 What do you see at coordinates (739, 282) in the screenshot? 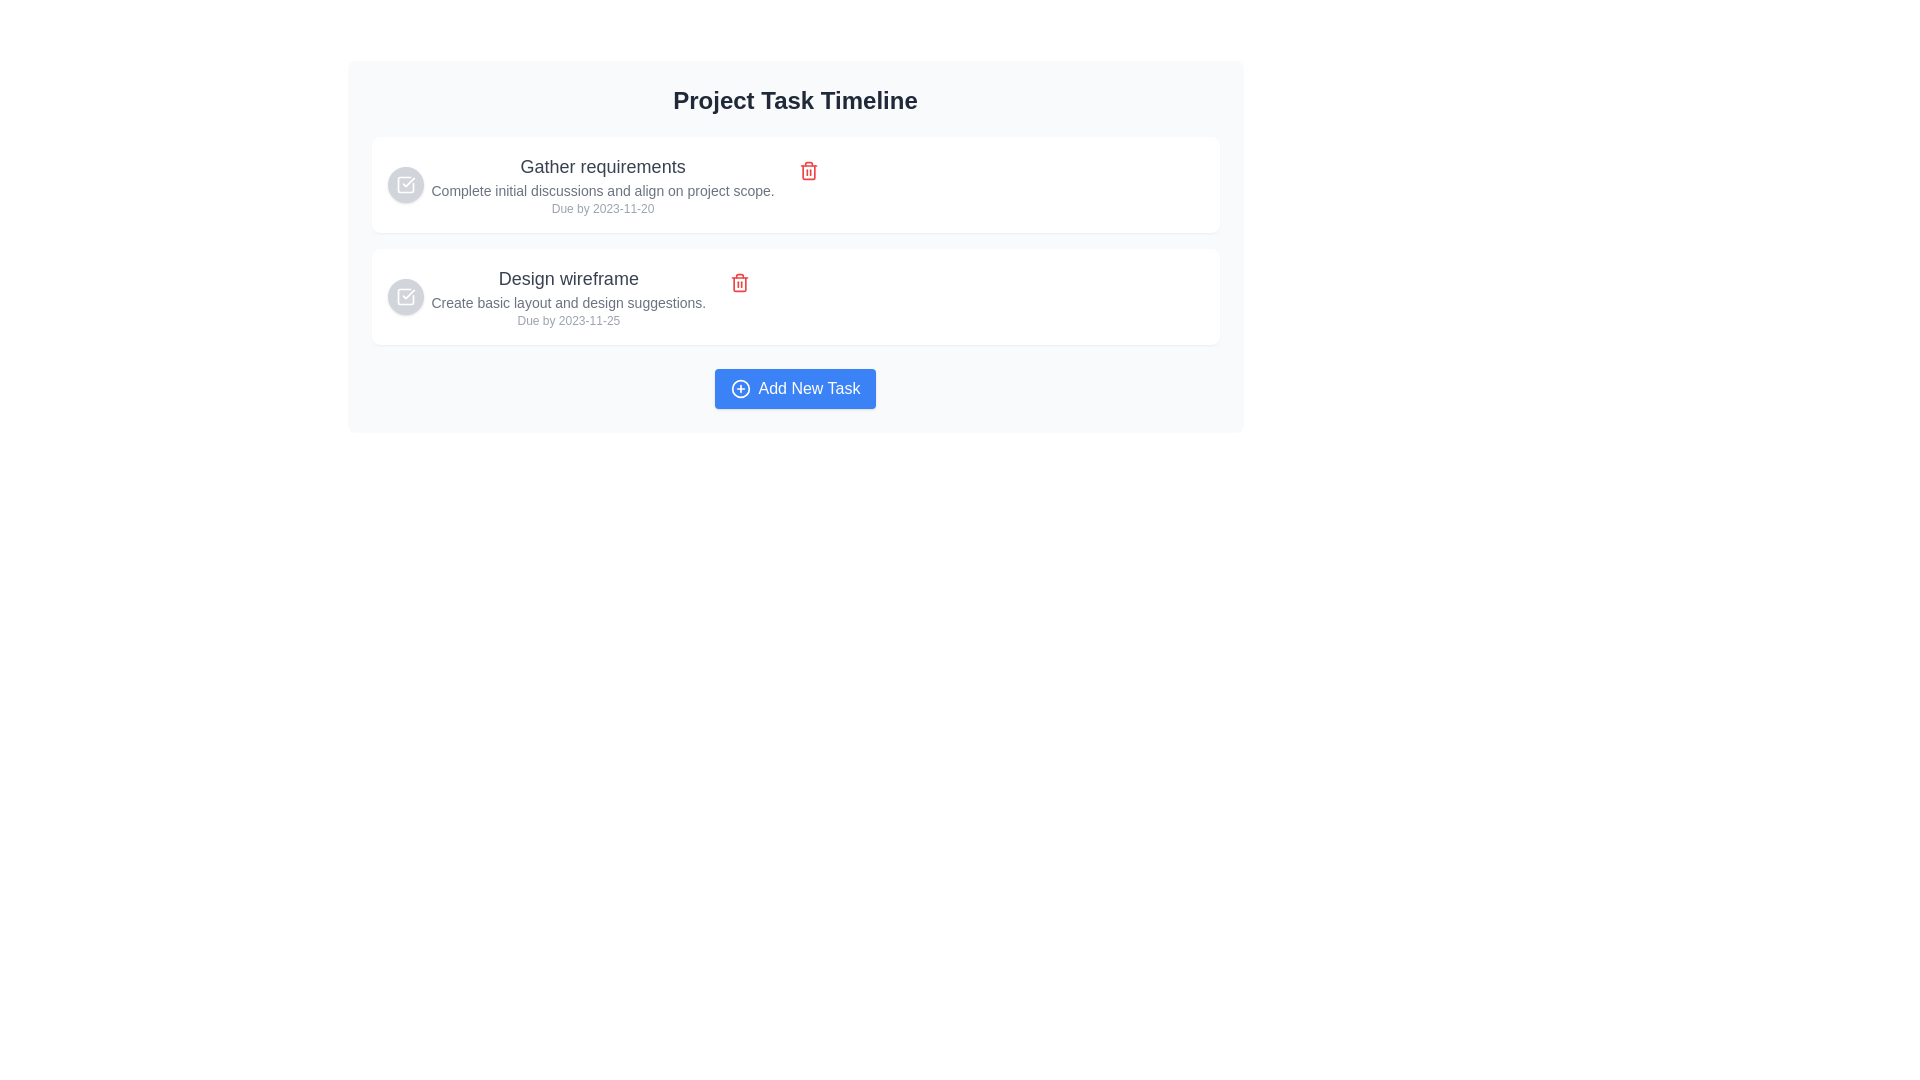
I see `the circular red button with a trash can icon` at bounding box center [739, 282].